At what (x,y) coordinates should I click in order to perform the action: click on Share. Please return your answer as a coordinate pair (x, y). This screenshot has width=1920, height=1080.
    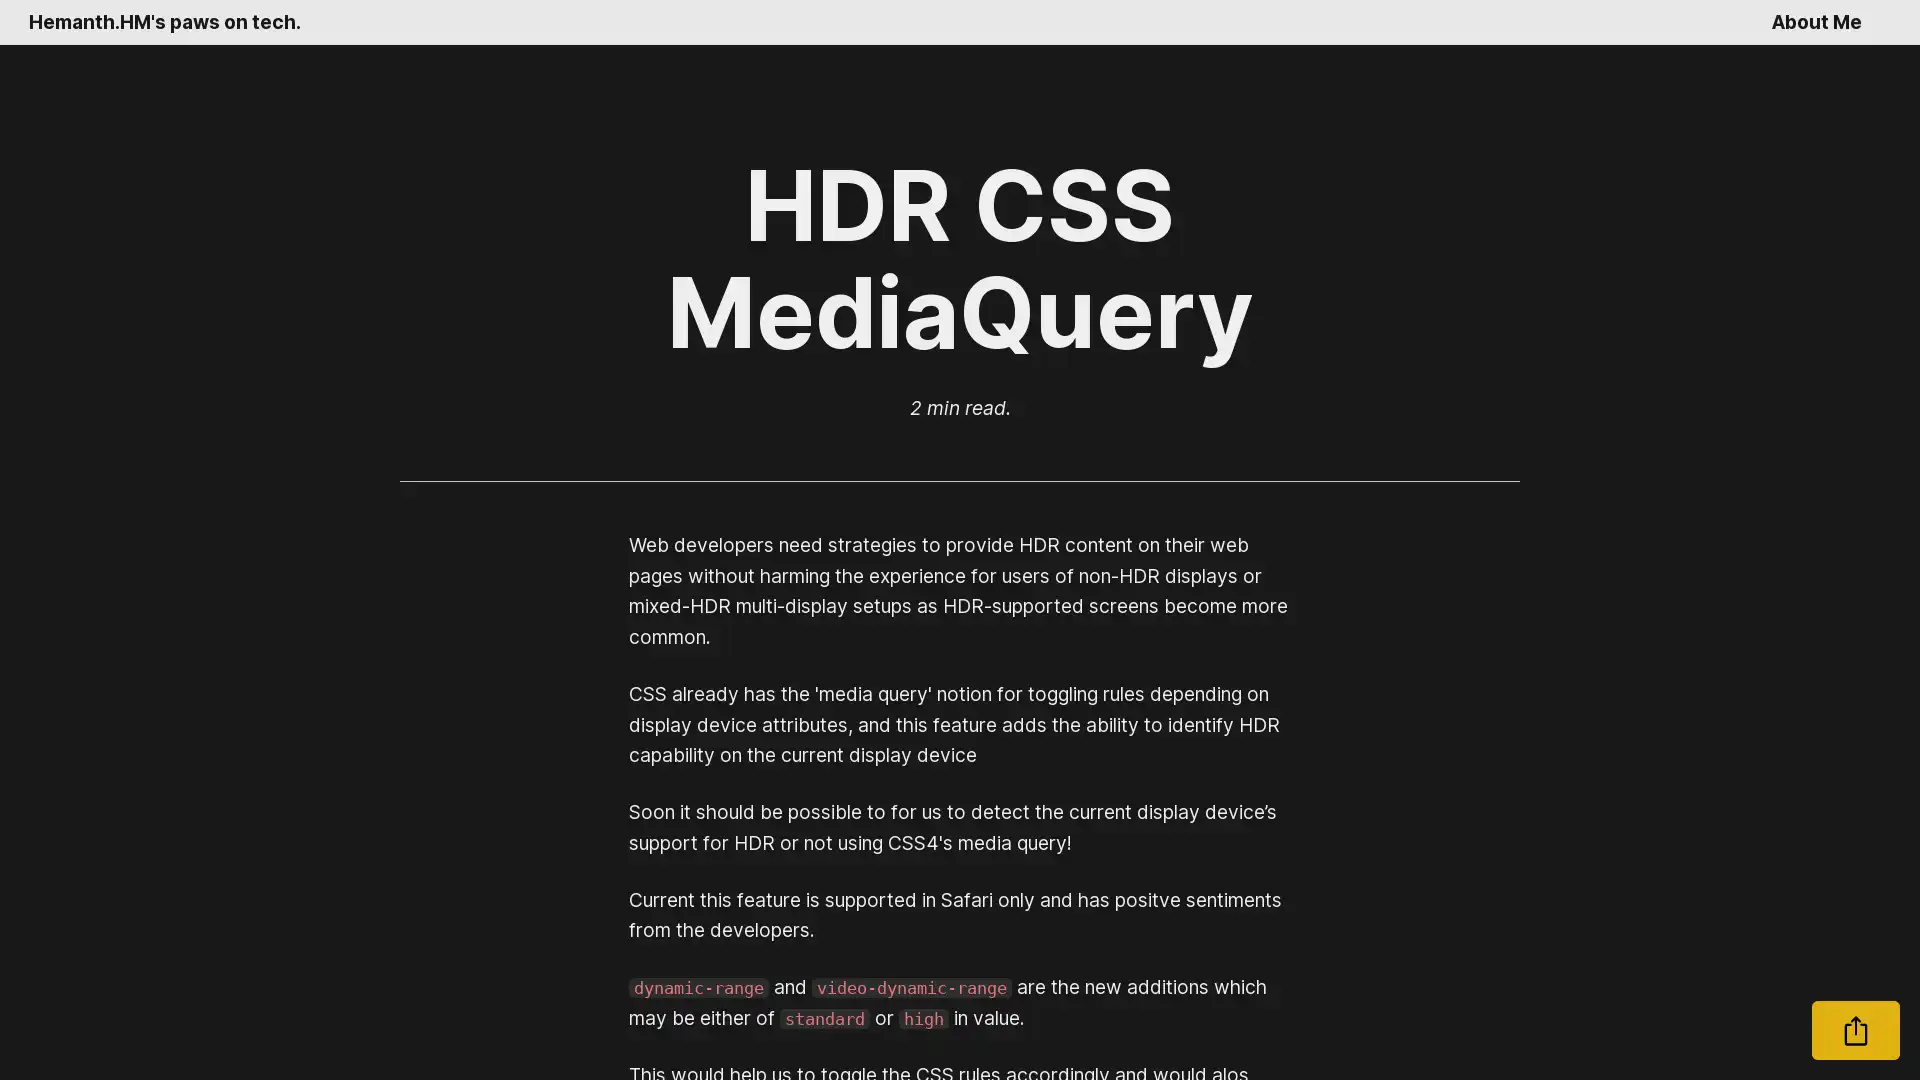
    Looking at the image, I should click on (1855, 1030).